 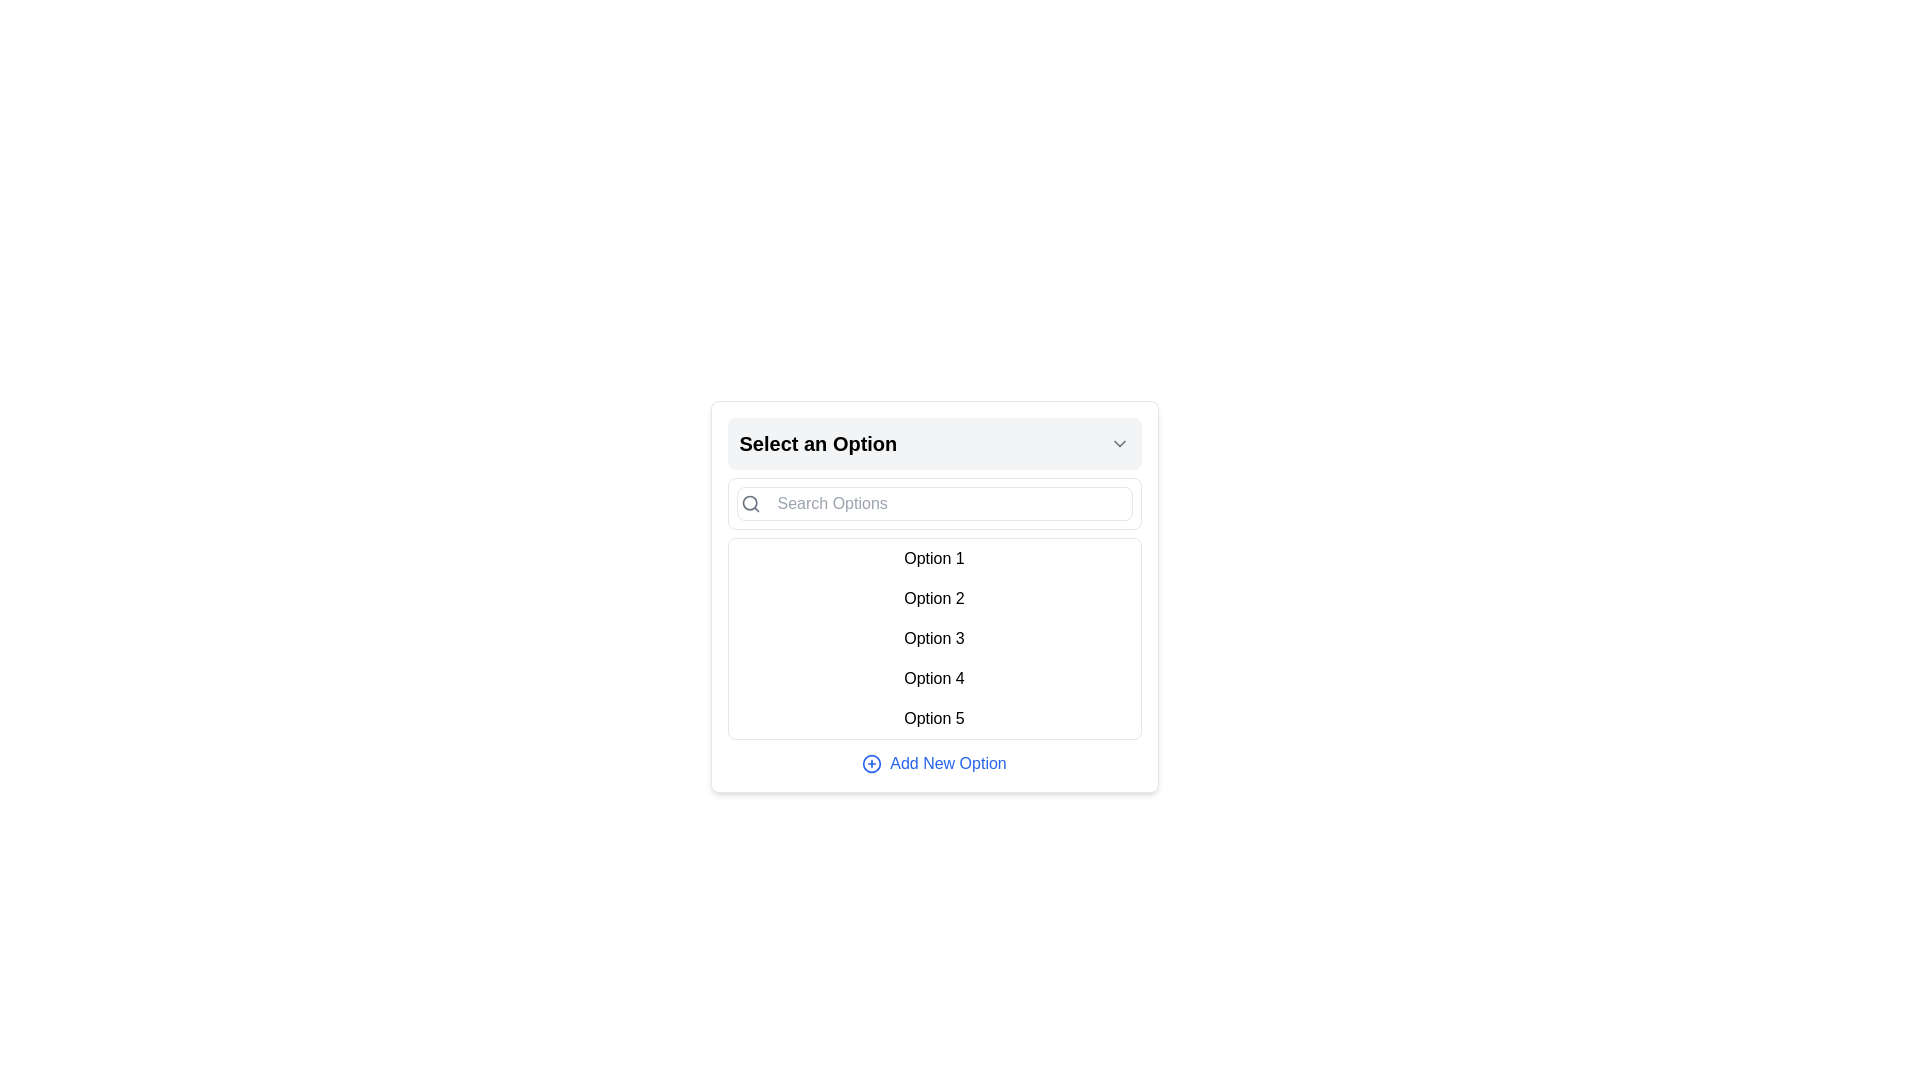 I want to click on the static list item displaying the text 'Option 2' which is styled with padding and has a hover effect that changes the background color to light grey, so click(x=933, y=597).